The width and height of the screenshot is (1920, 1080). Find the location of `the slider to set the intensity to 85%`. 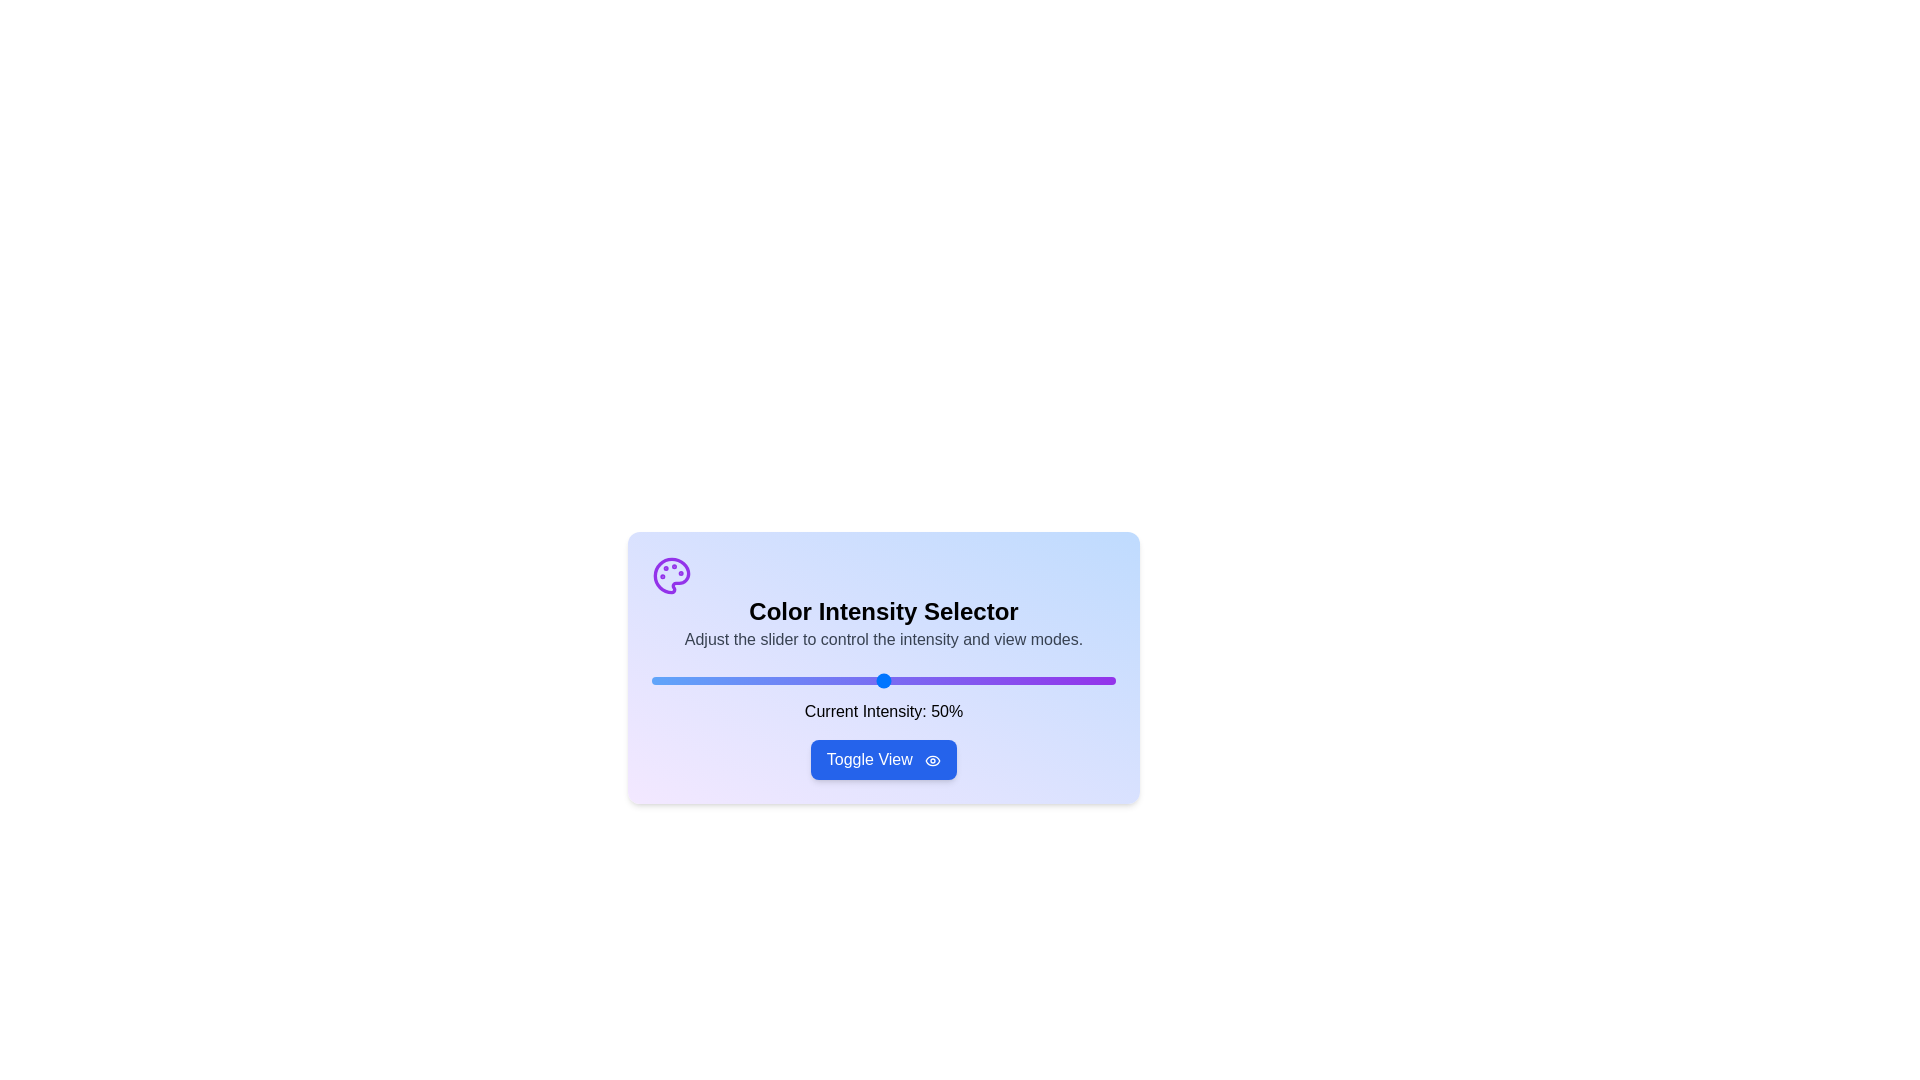

the slider to set the intensity to 85% is located at coordinates (1045, 680).